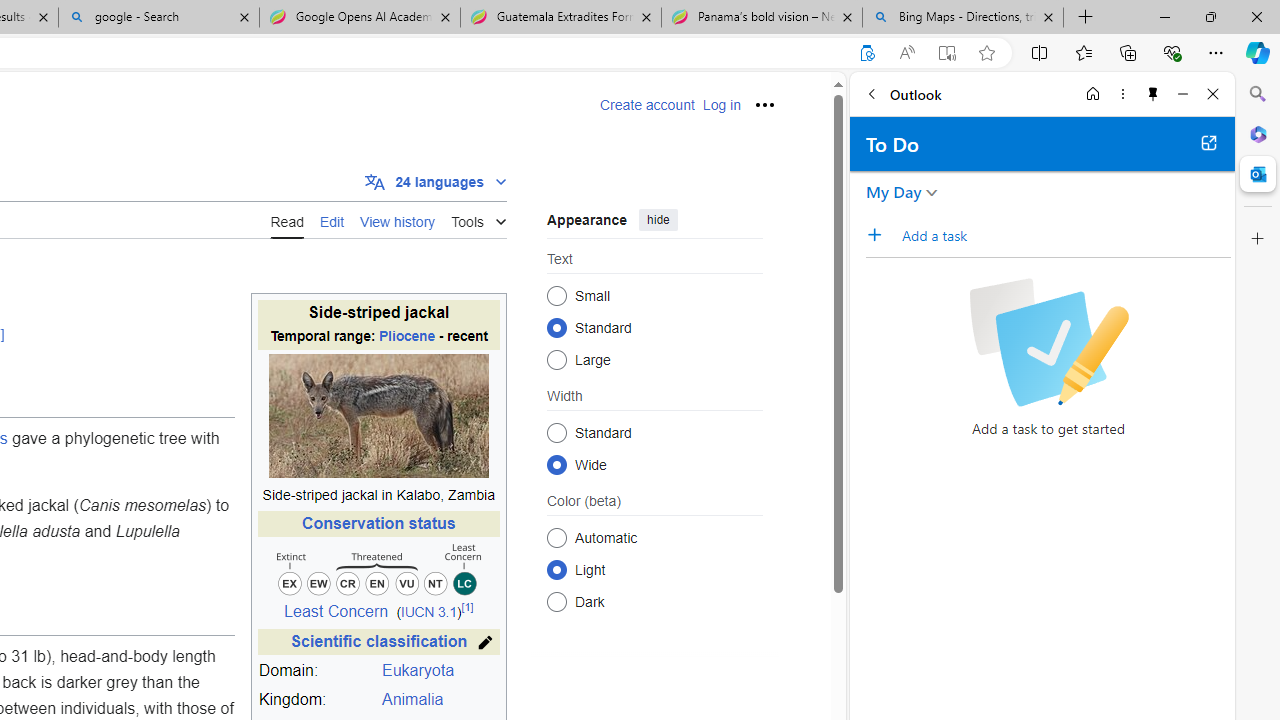 This screenshot has height=720, width=1280. I want to click on 'Edit this classification', so click(485, 642).